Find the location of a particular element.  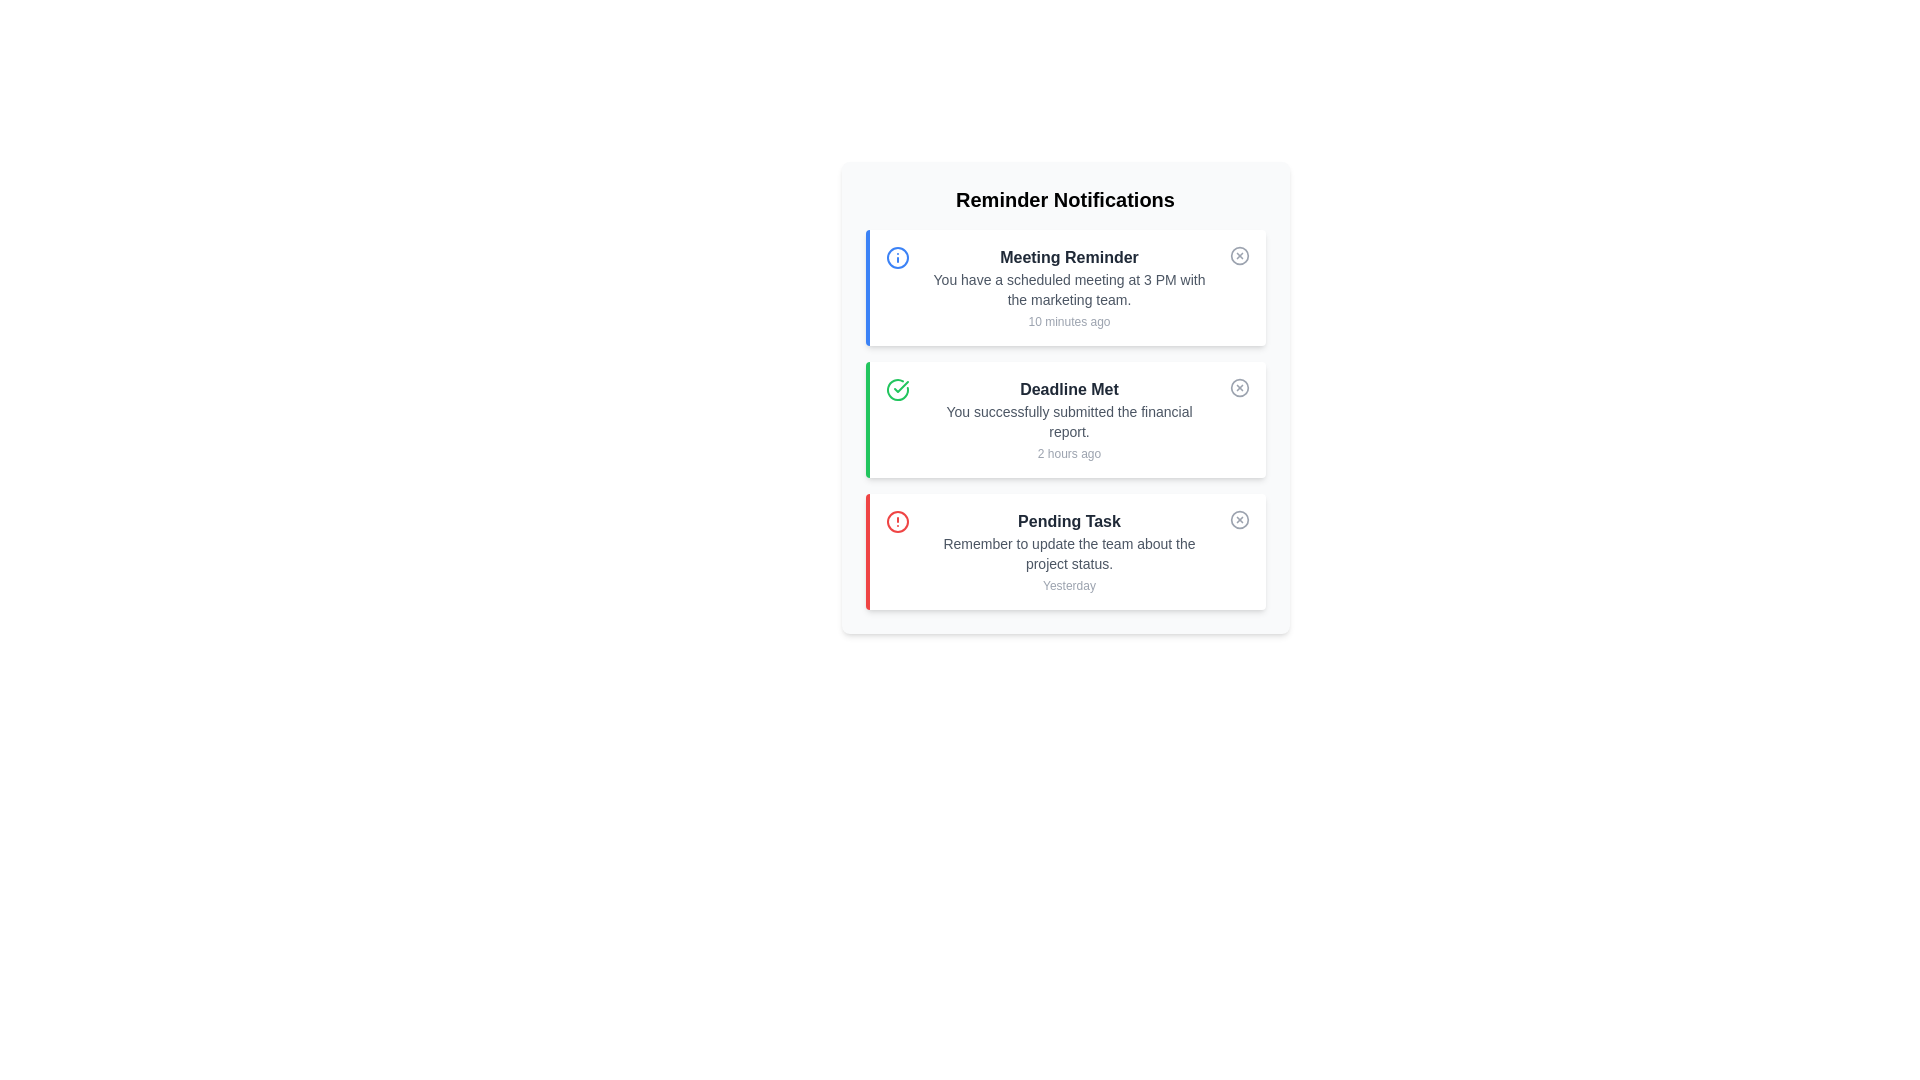

the text displaying the time since the related activity in the 'Deadline Met' notification card, located below 'You successfully submitted the financial report.' is located at coordinates (1068, 454).